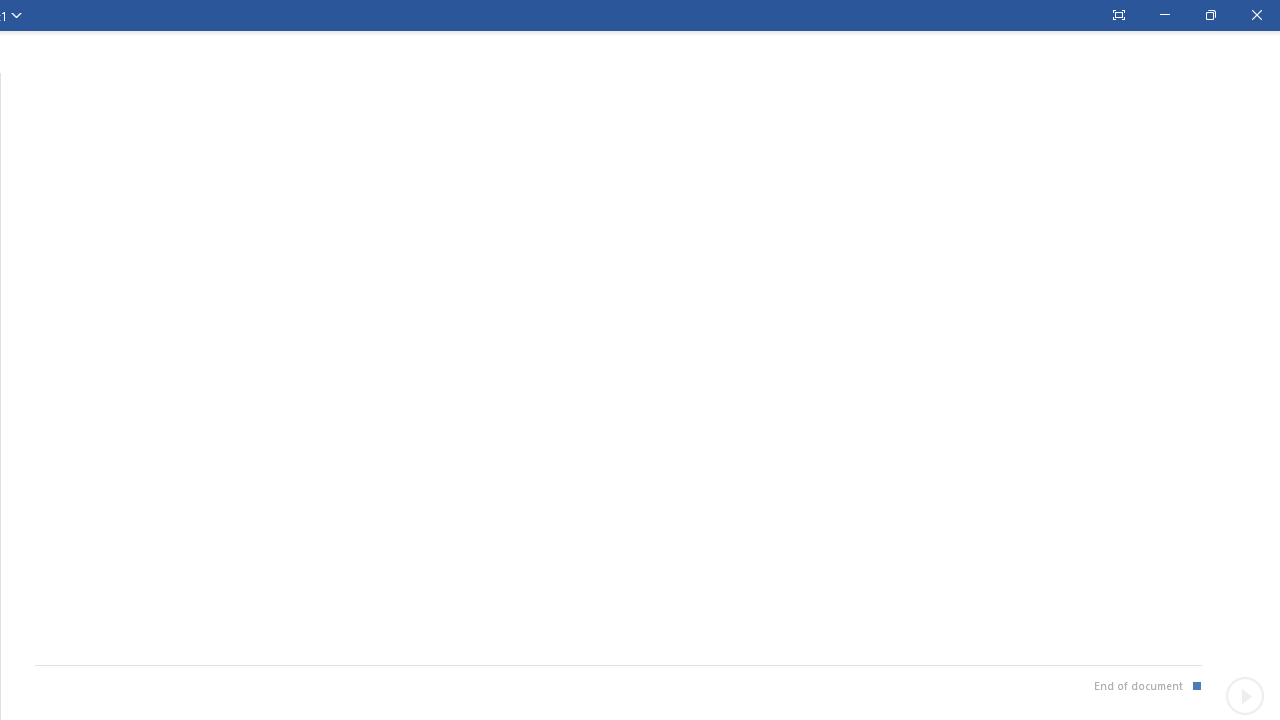  I want to click on 'Auto-hide Reading Toolbar', so click(1117, 15).